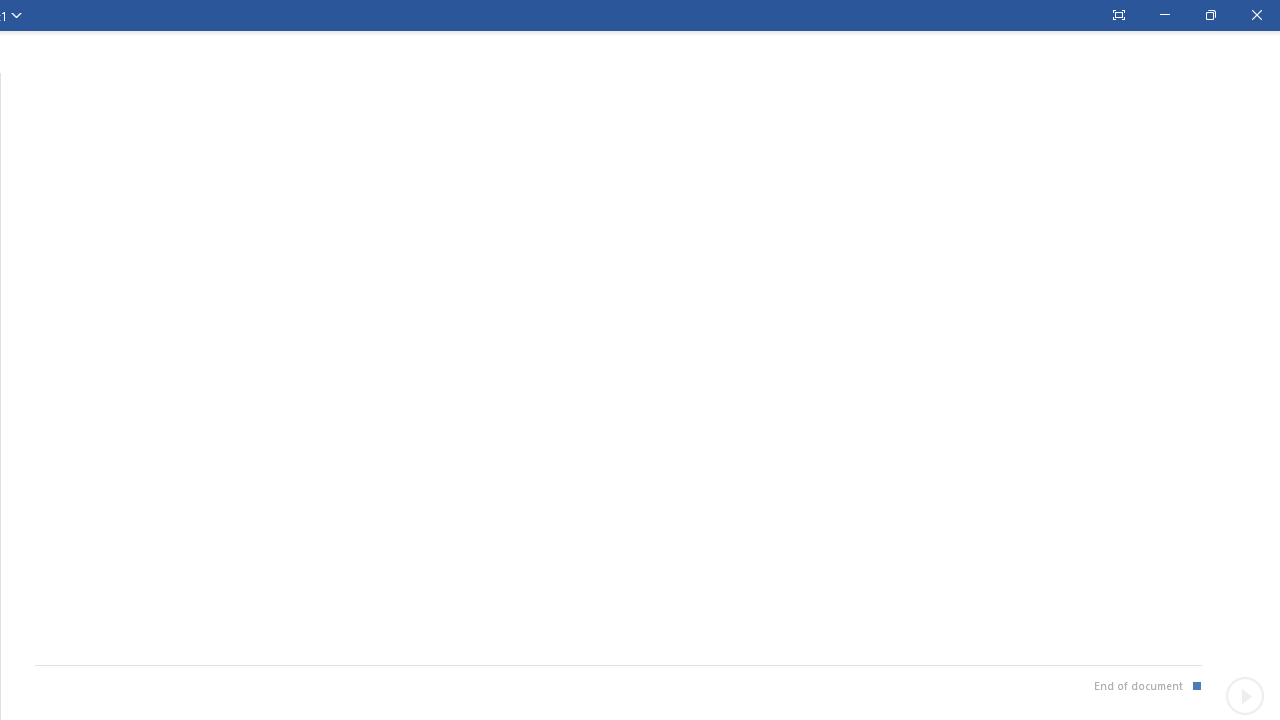  I want to click on 'Auto-hide Reading Toolbar', so click(1117, 15).